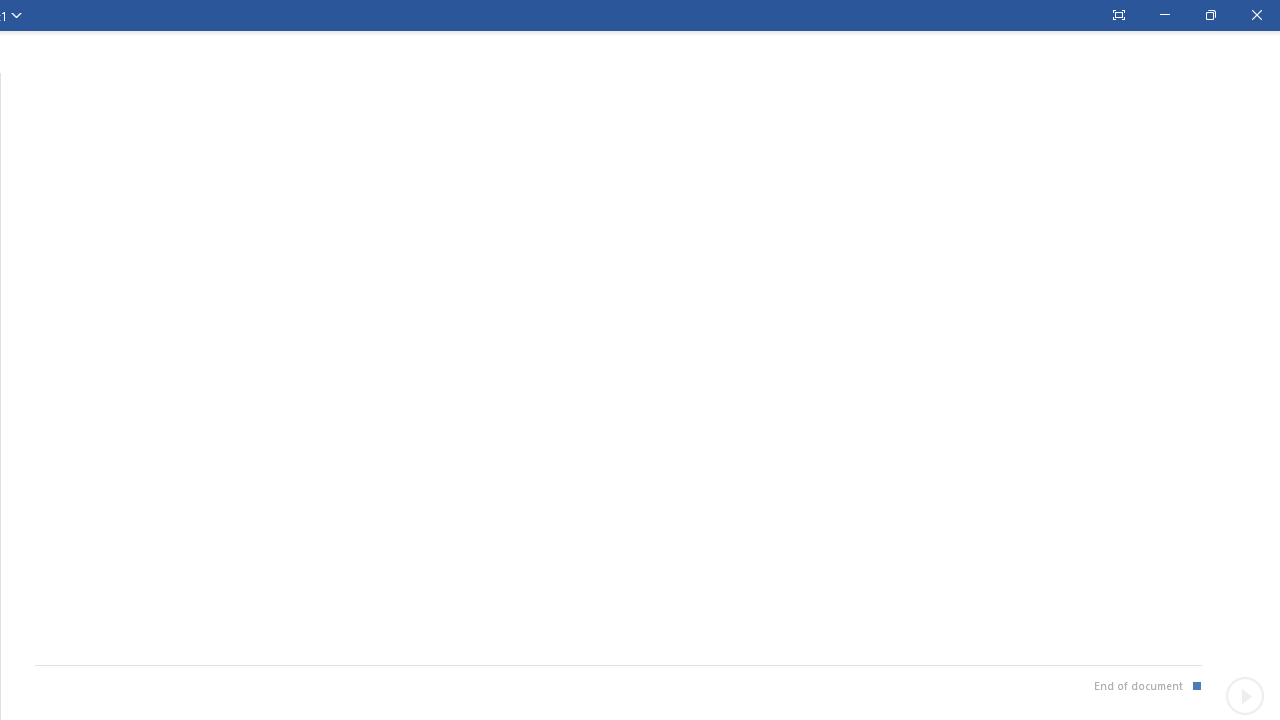  I want to click on 'Auto-hide Reading Toolbar', so click(1117, 15).